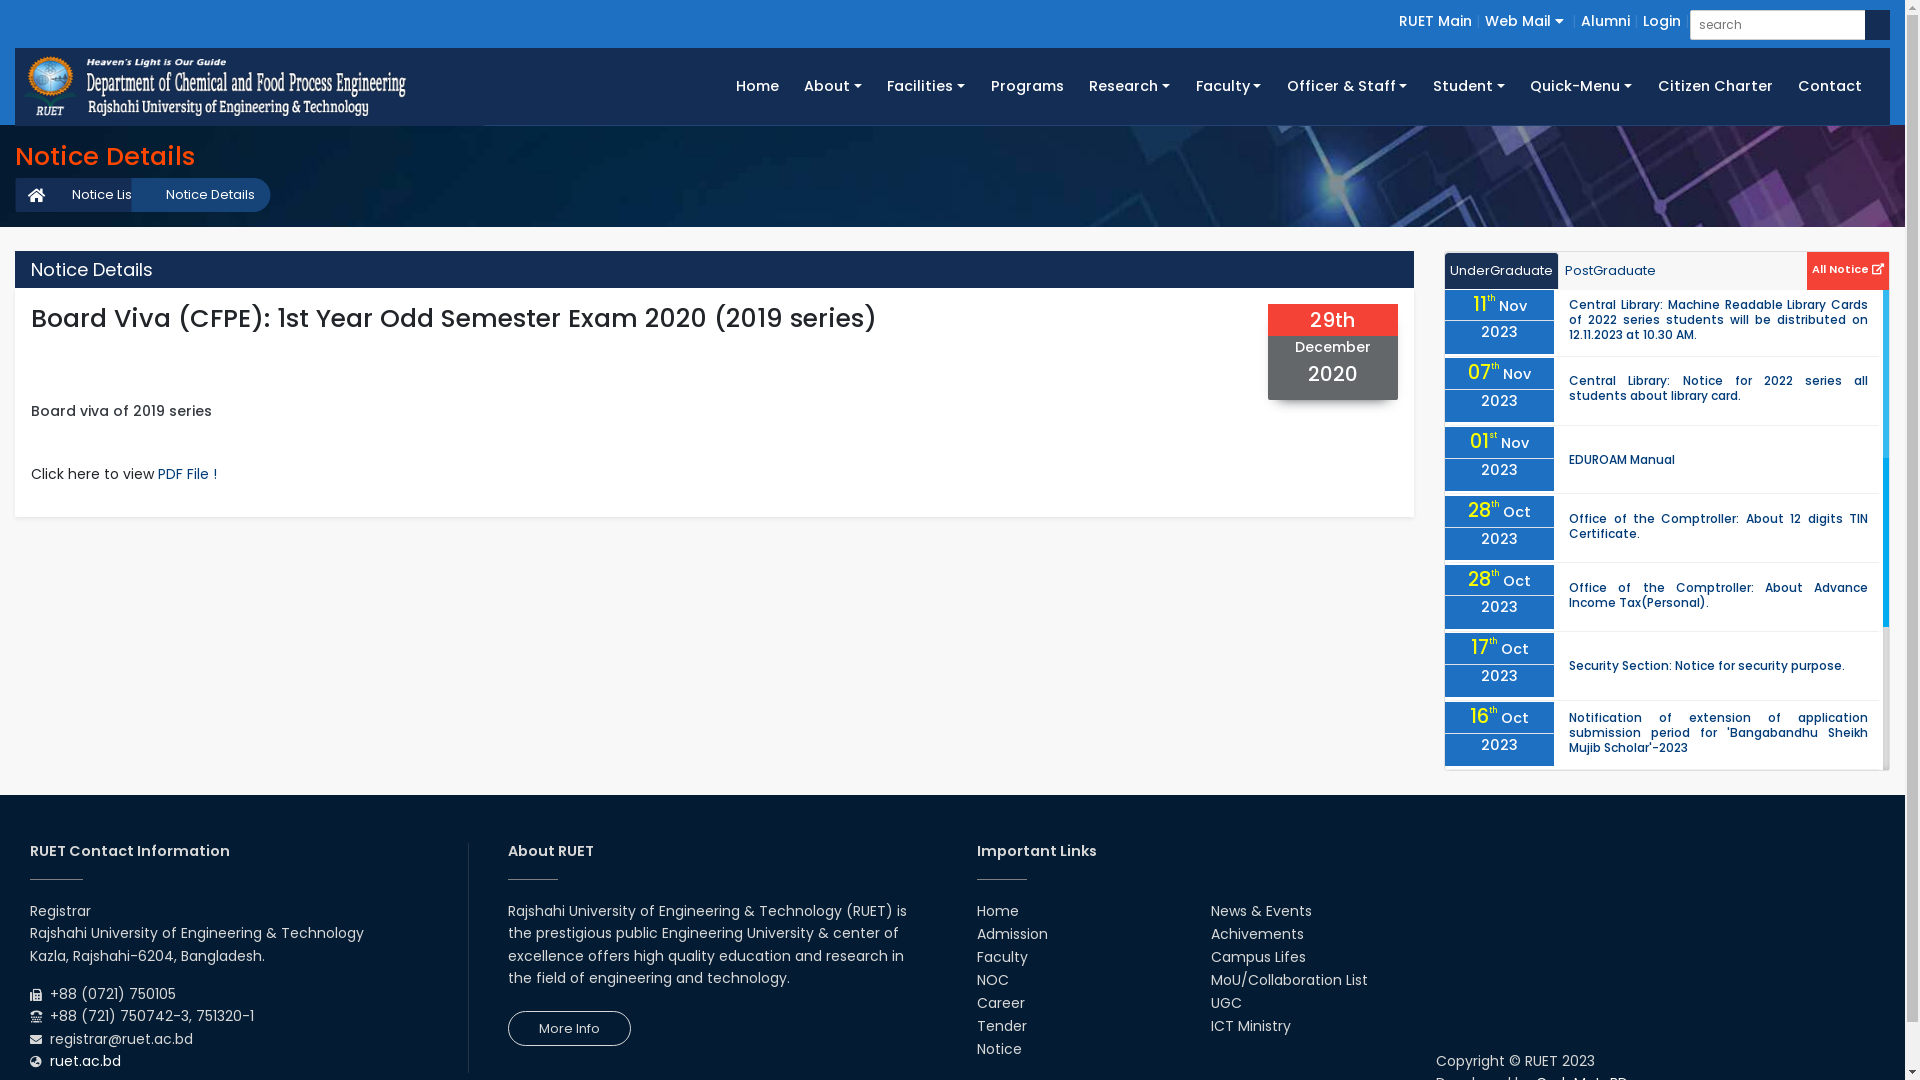  I want to click on 'Student', so click(1468, 85).